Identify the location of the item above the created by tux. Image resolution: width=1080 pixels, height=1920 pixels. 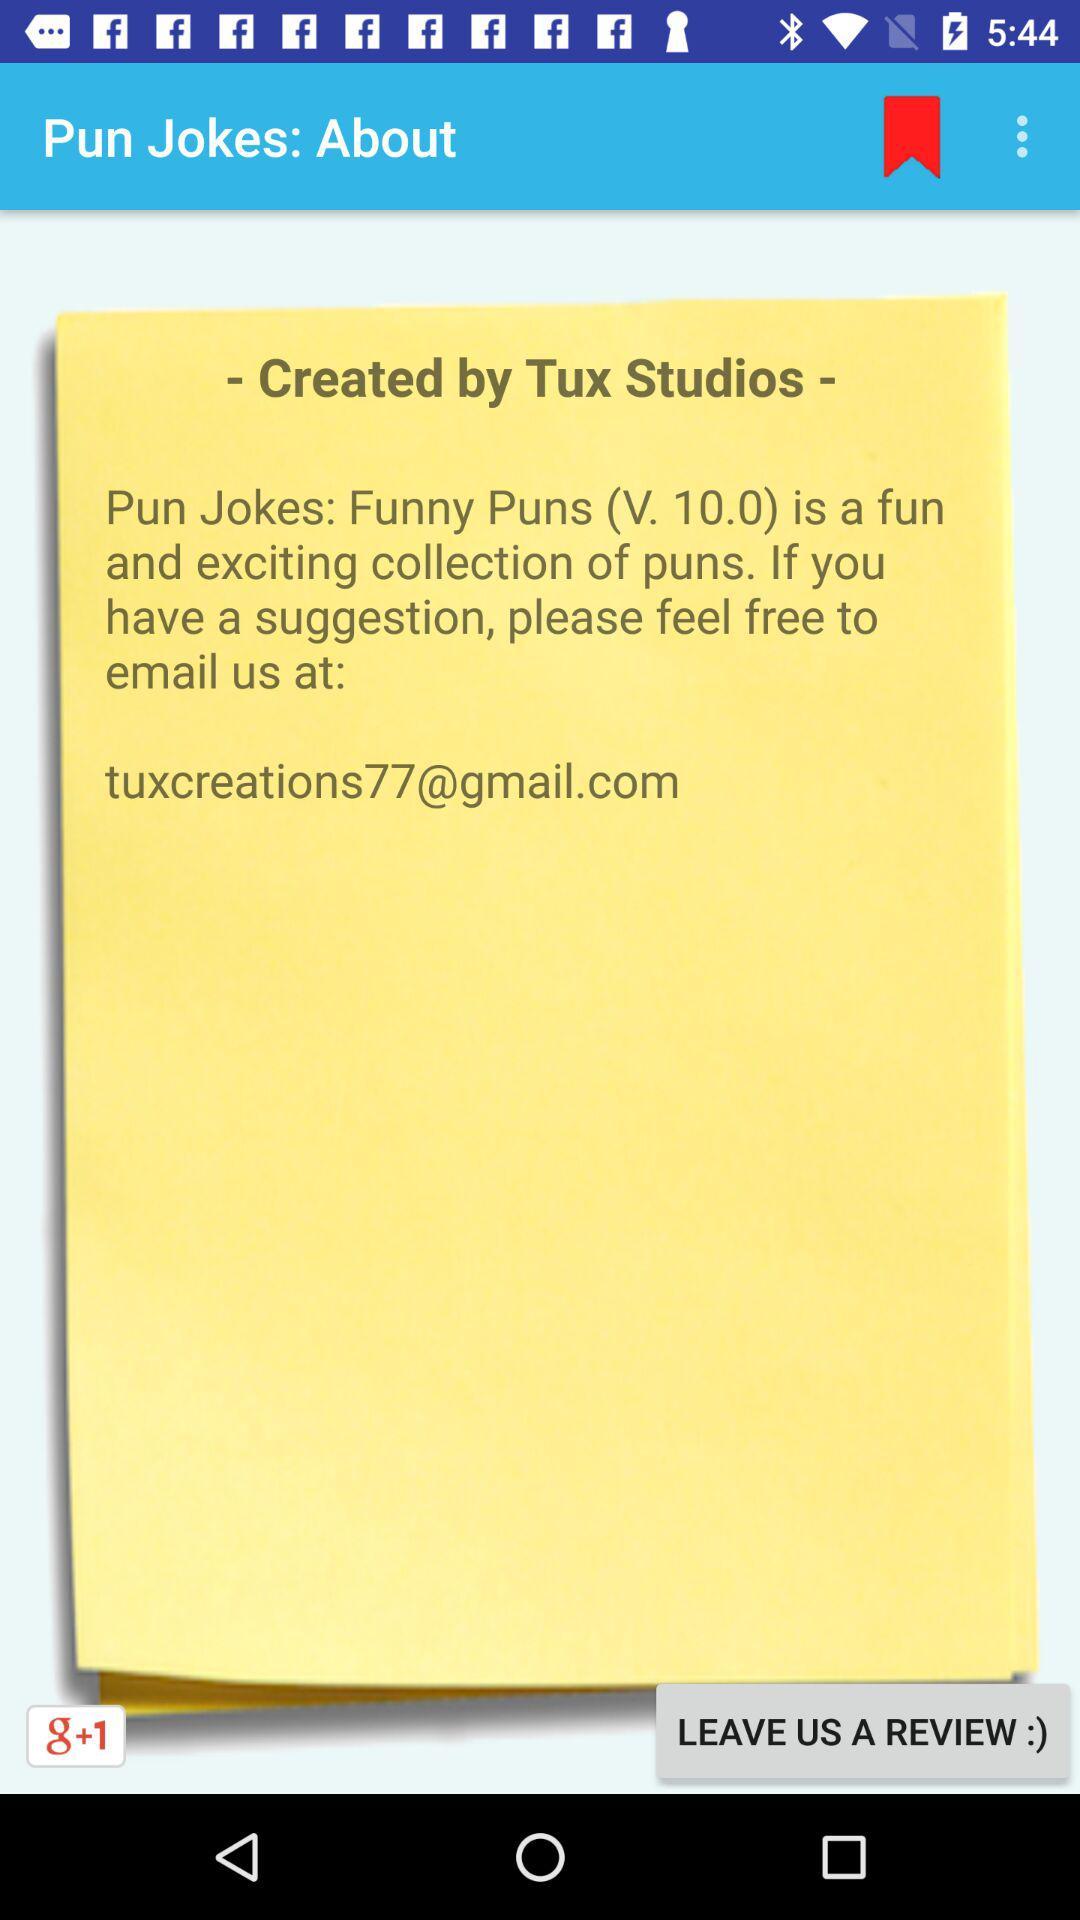
(911, 135).